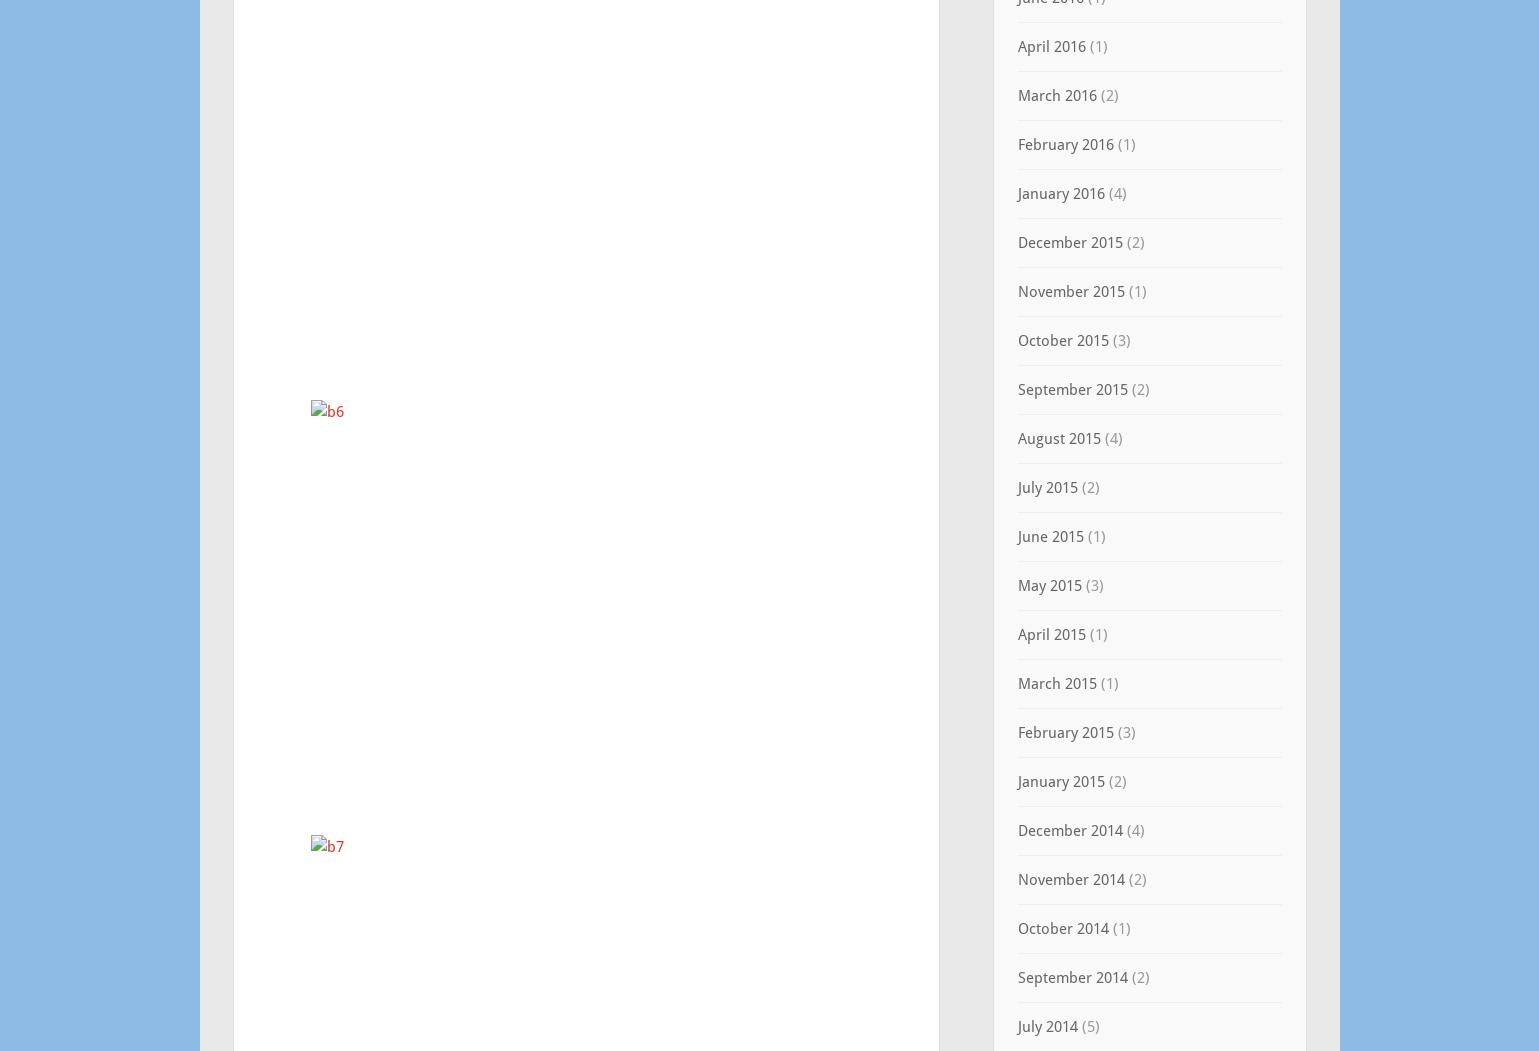  Describe the element at coordinates (1015, 487) in the screenshot. I see `'July 2015'` at that location.